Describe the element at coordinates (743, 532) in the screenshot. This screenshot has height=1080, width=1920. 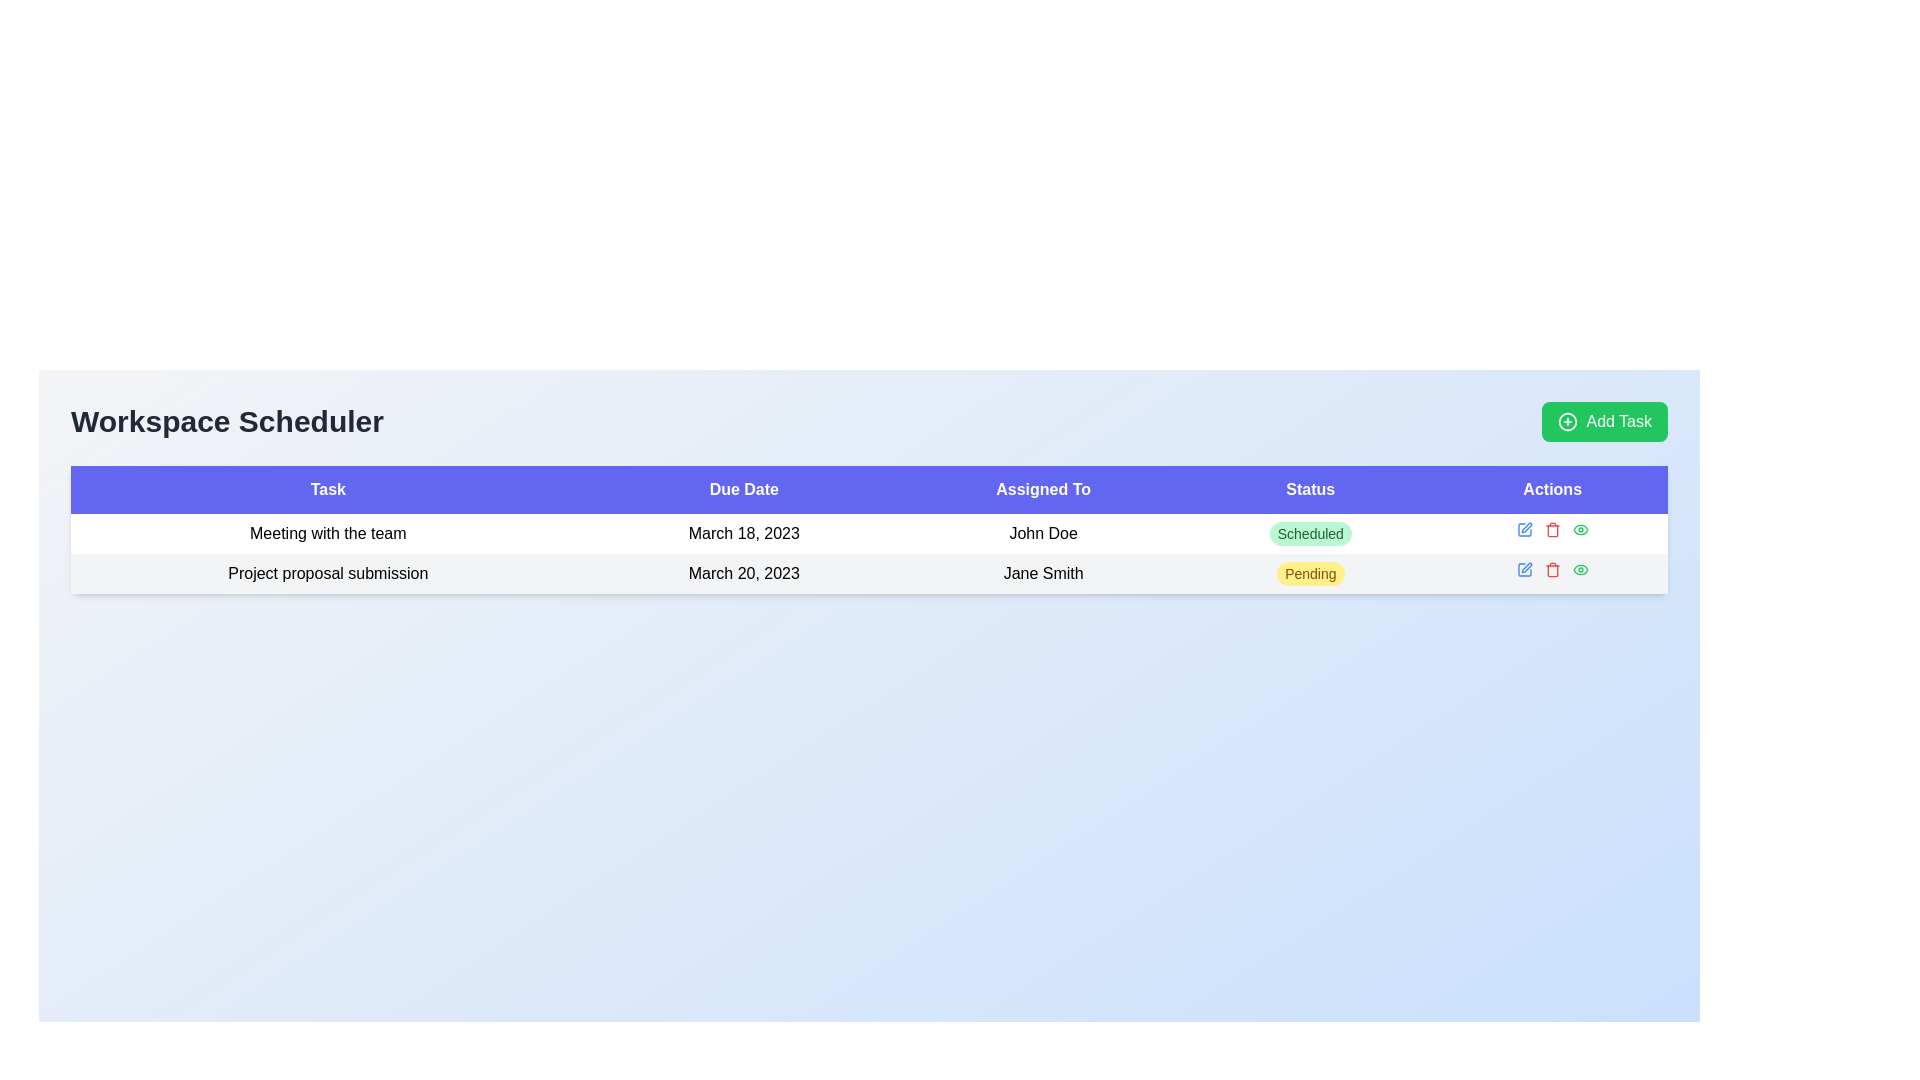
I see `the Text display element showing 'March 18, 2023' in the 'Due Date' column of the table` at that location.